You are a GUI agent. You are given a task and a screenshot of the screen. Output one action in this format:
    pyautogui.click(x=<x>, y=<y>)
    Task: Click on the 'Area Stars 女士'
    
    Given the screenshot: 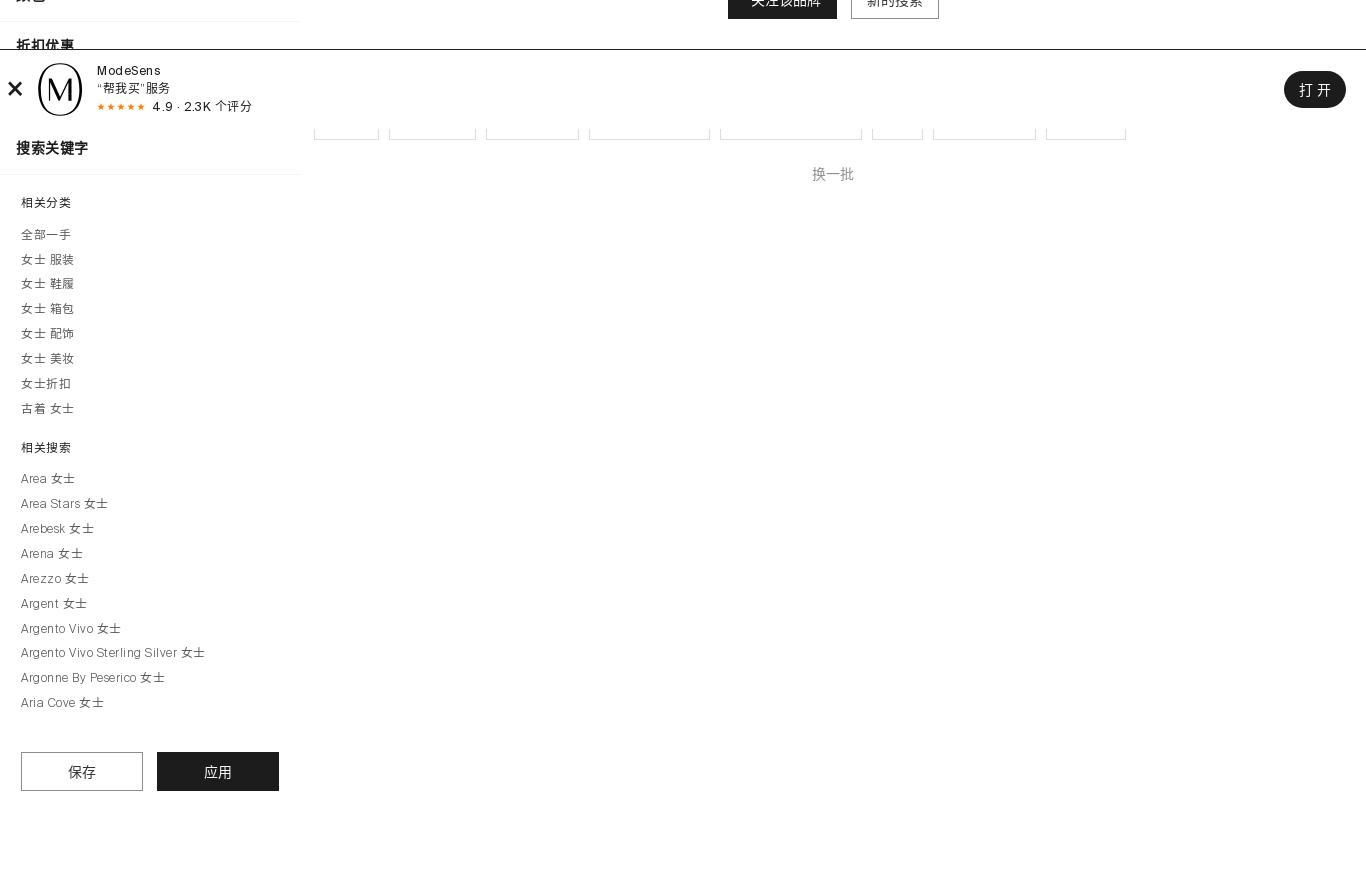 What is the action you would take?
    pyautogui.click(x=64, y=505)
    